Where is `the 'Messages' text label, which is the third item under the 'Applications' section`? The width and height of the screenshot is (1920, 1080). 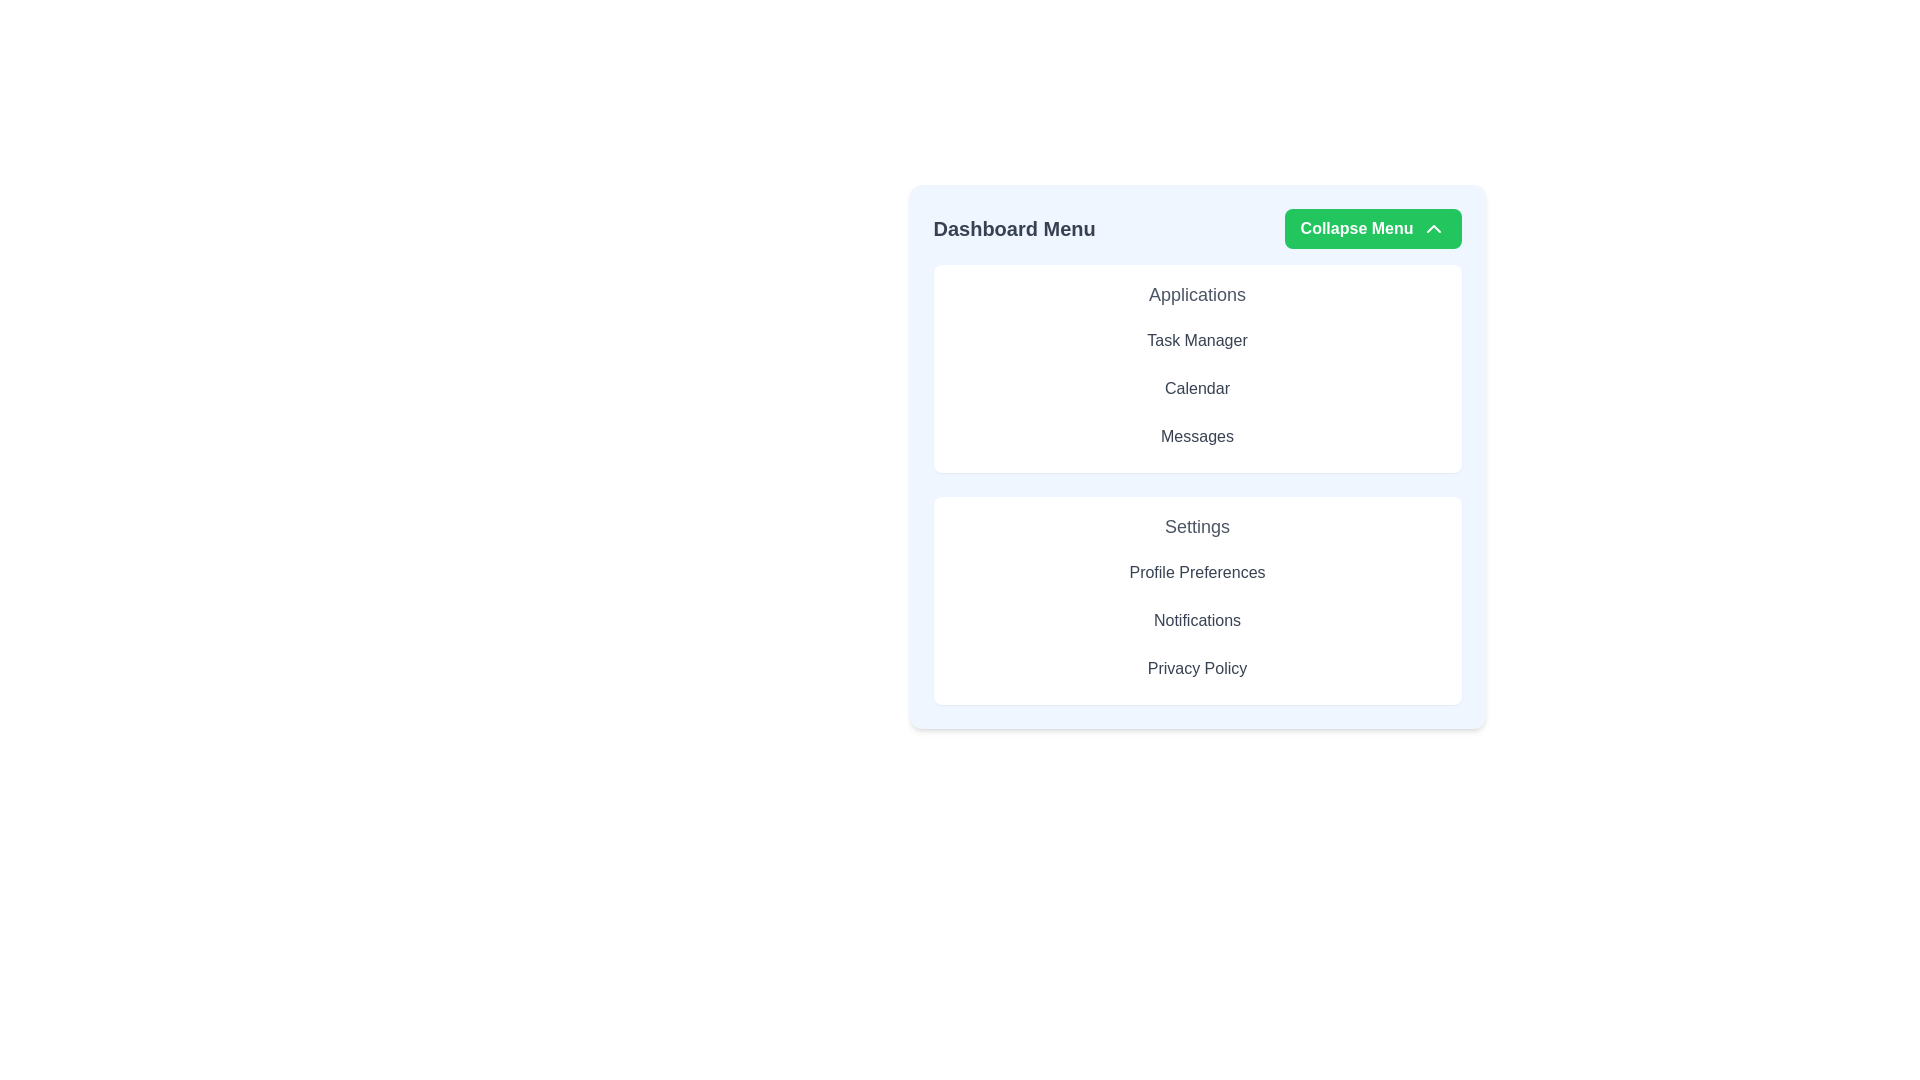
the 'Messages' text label, which is the third item under the 'Applications' section is located at coordinates (1197, 435).